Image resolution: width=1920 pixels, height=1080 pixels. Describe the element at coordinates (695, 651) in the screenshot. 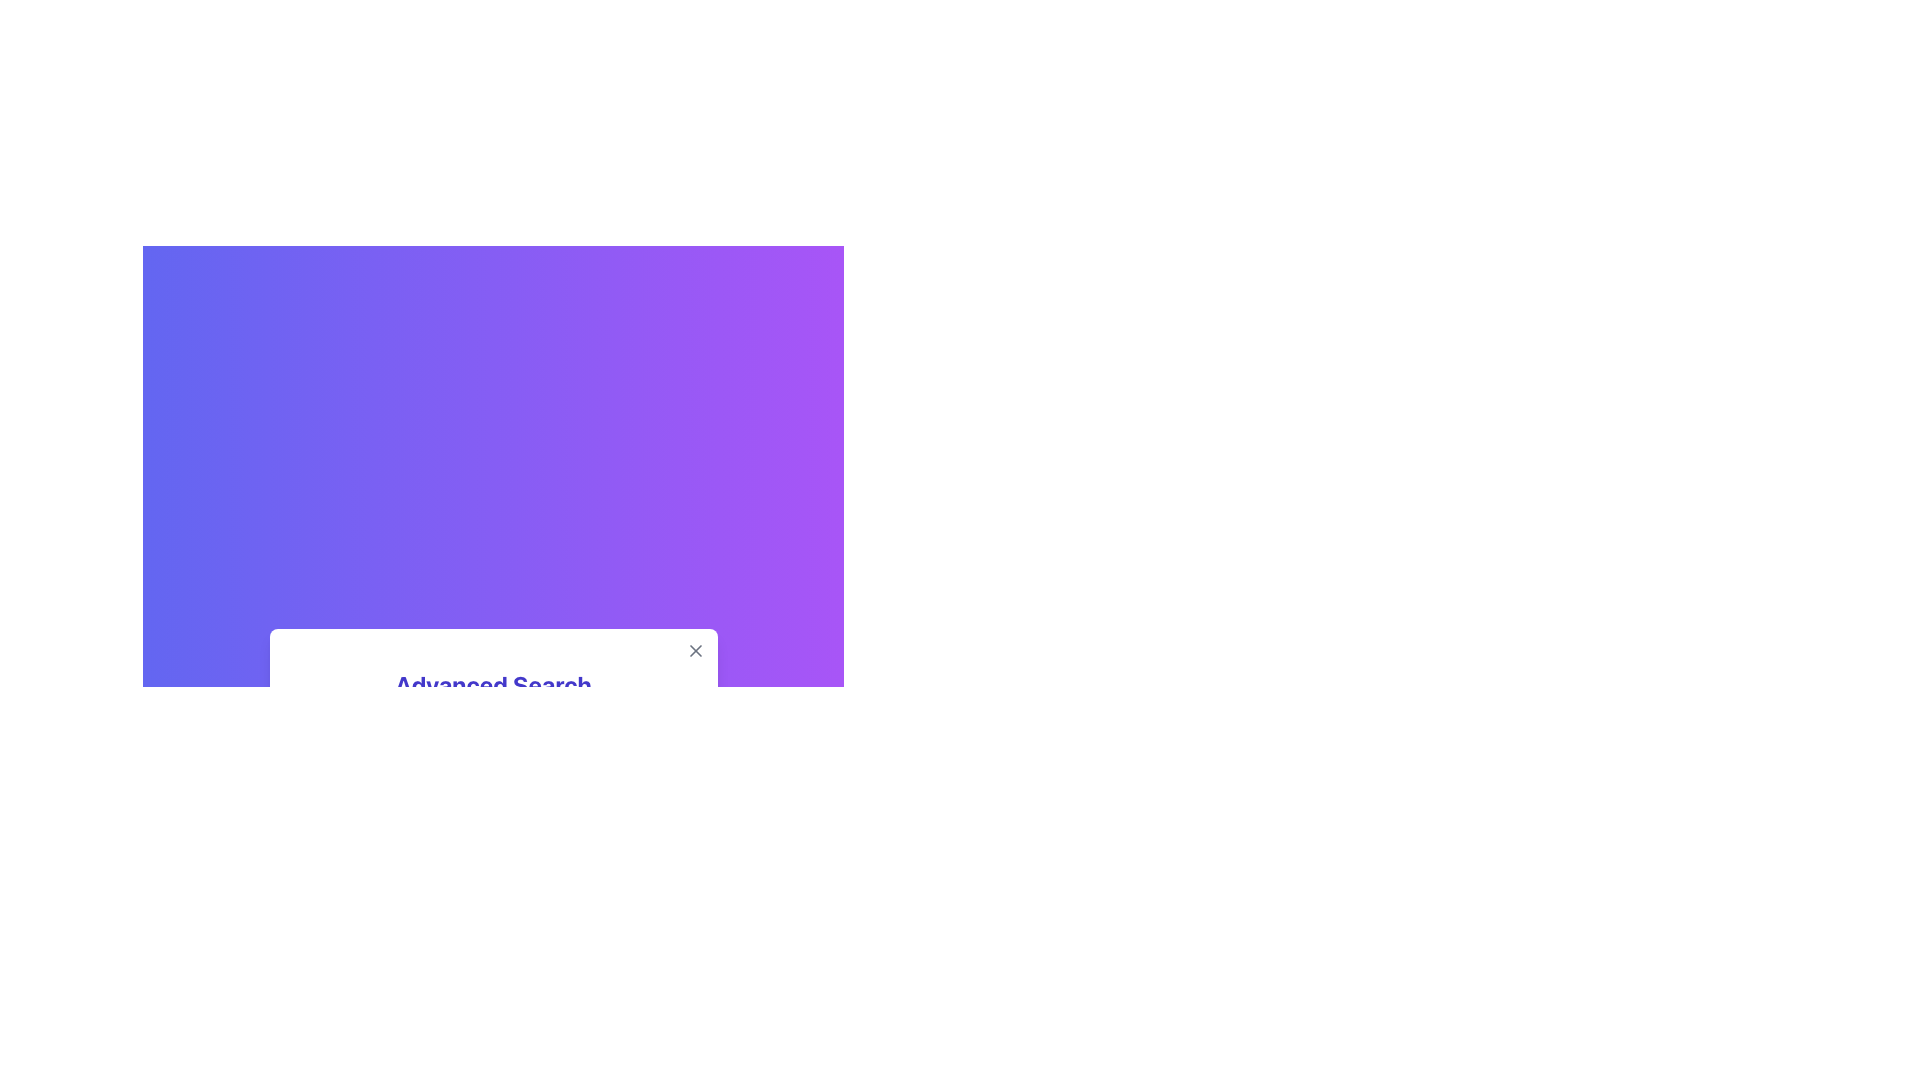

I see `the Close Icon located in the top-right corner of the modal` at that location.